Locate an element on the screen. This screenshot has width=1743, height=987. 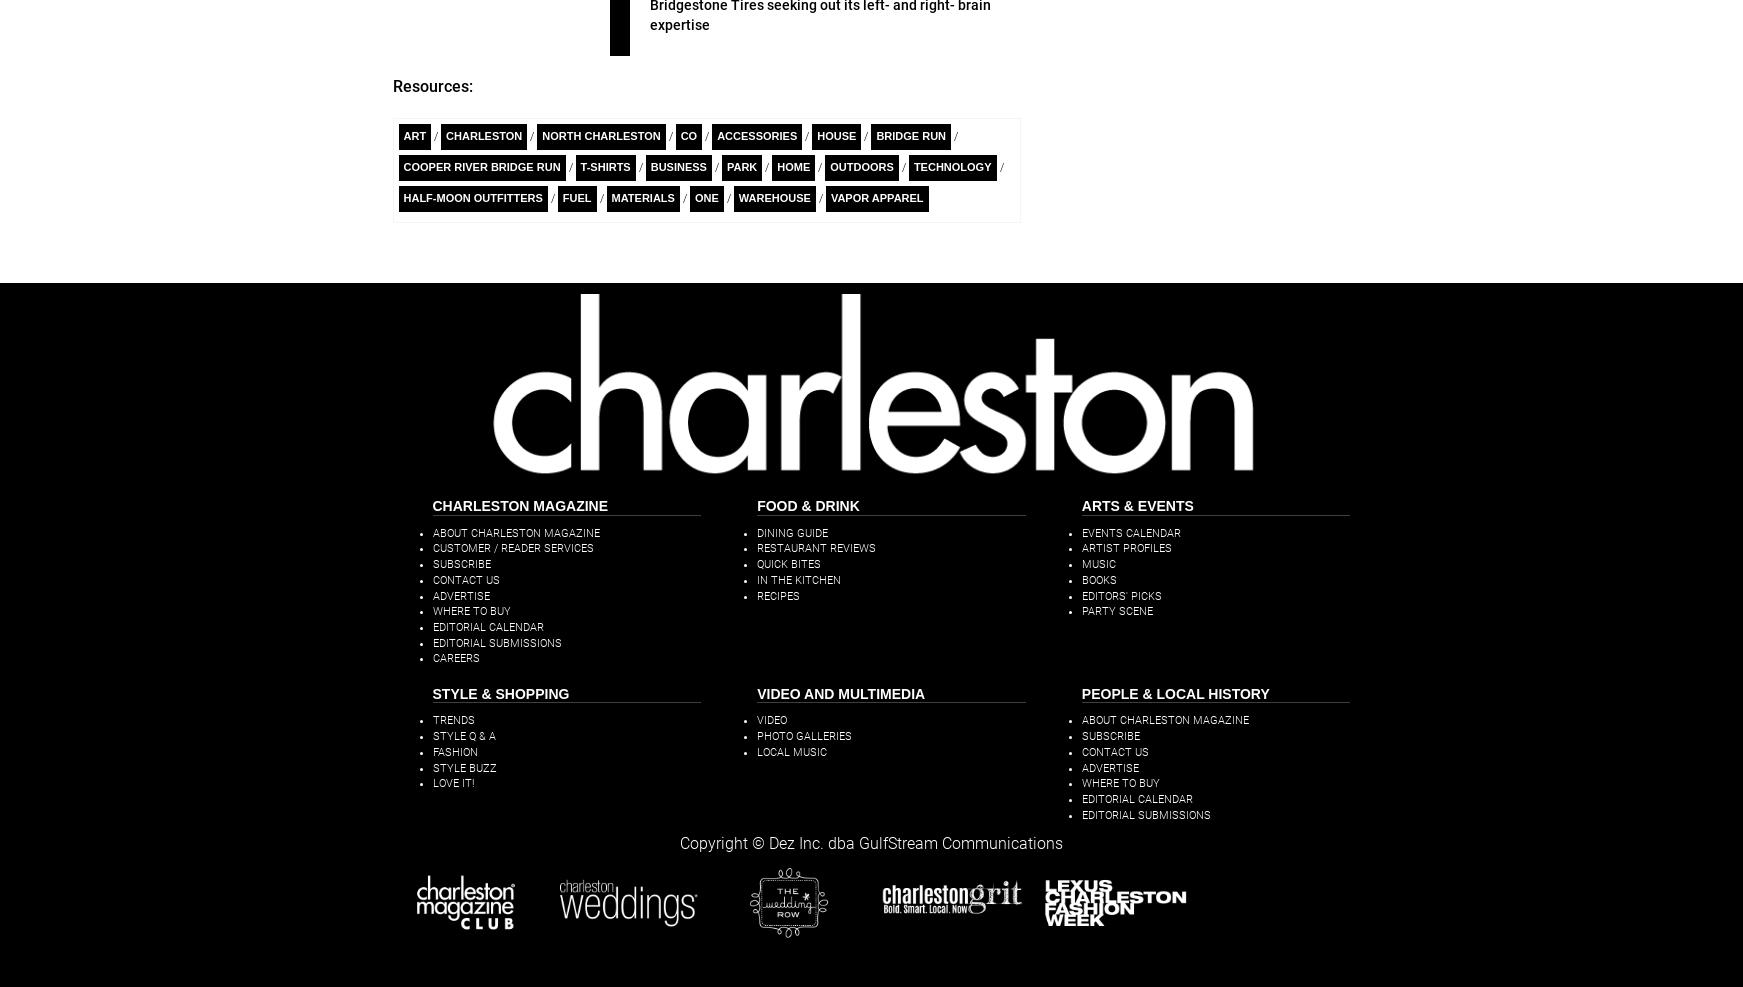
'Outdoors' is located at coordinates (829, 166).